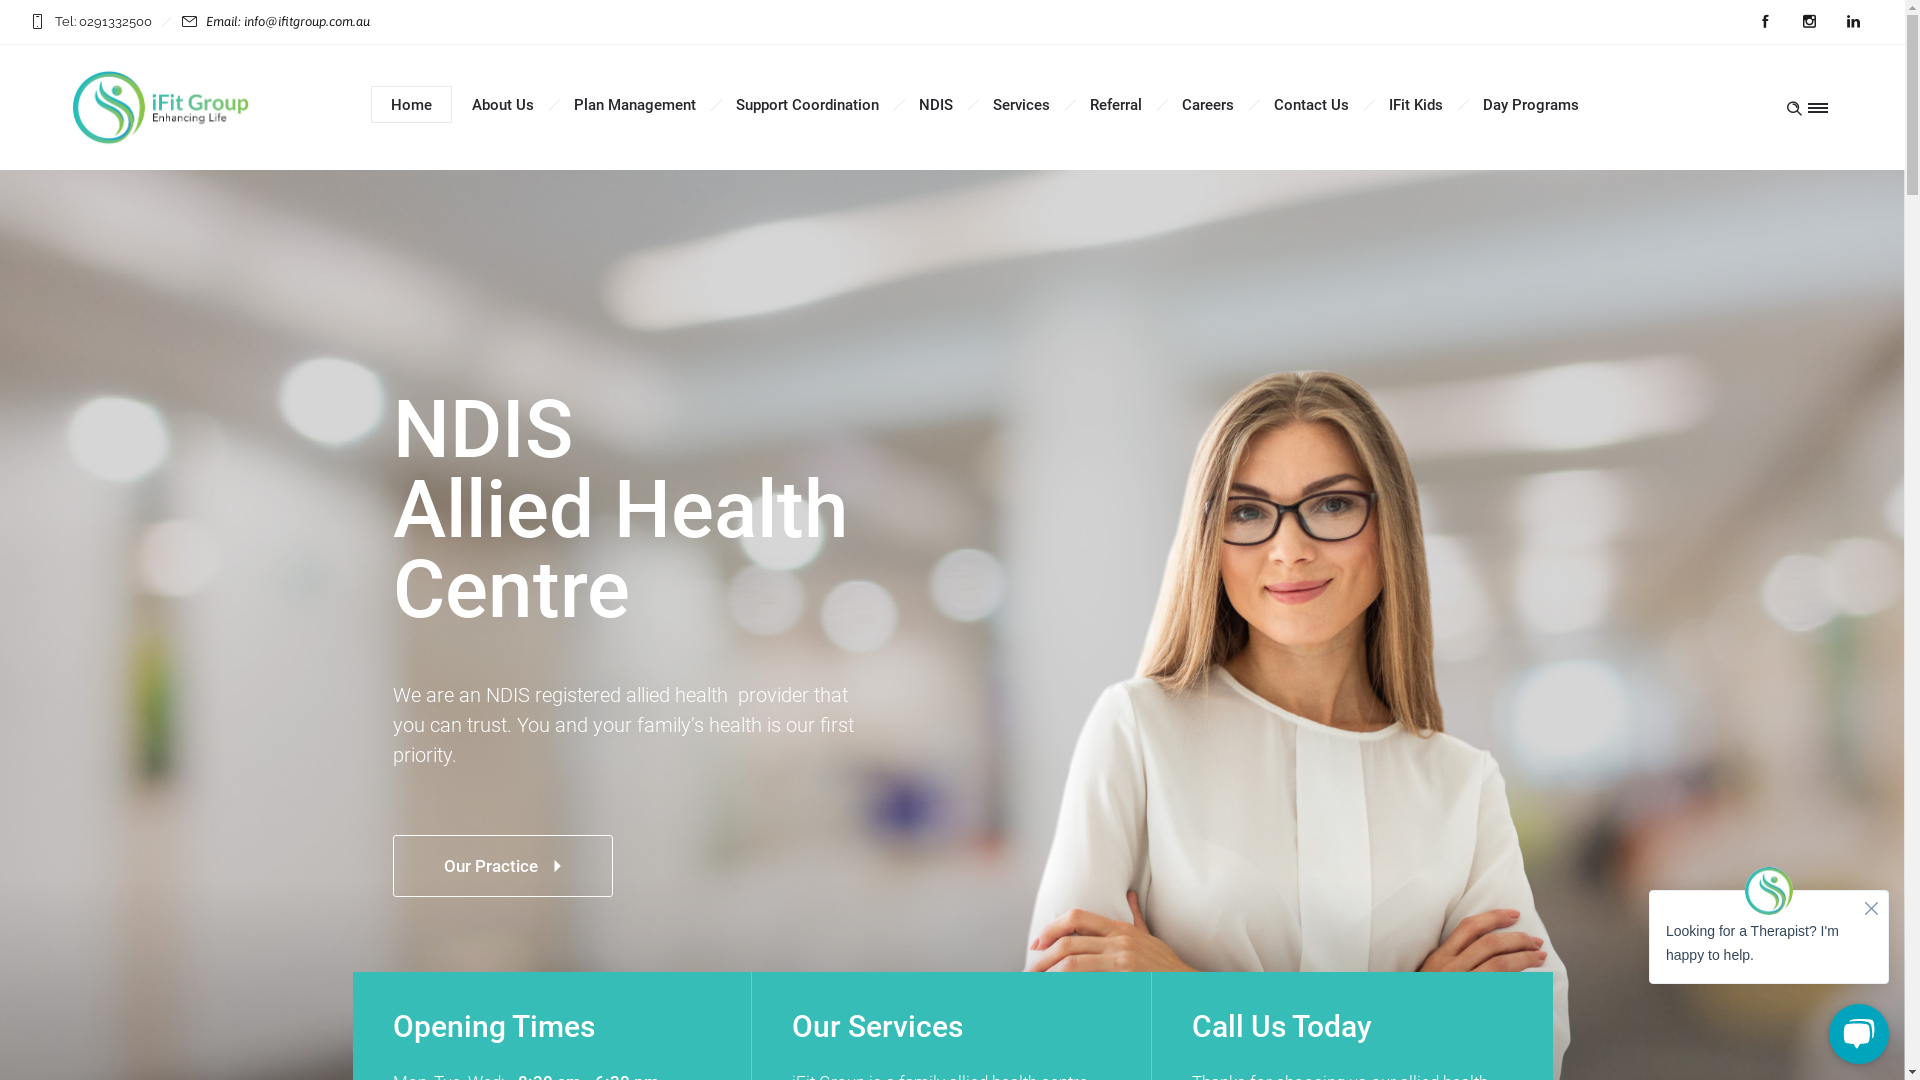 The height and width of the screenshot is (1080, 1920). I want to click on 'About Us', so click(503, 104).